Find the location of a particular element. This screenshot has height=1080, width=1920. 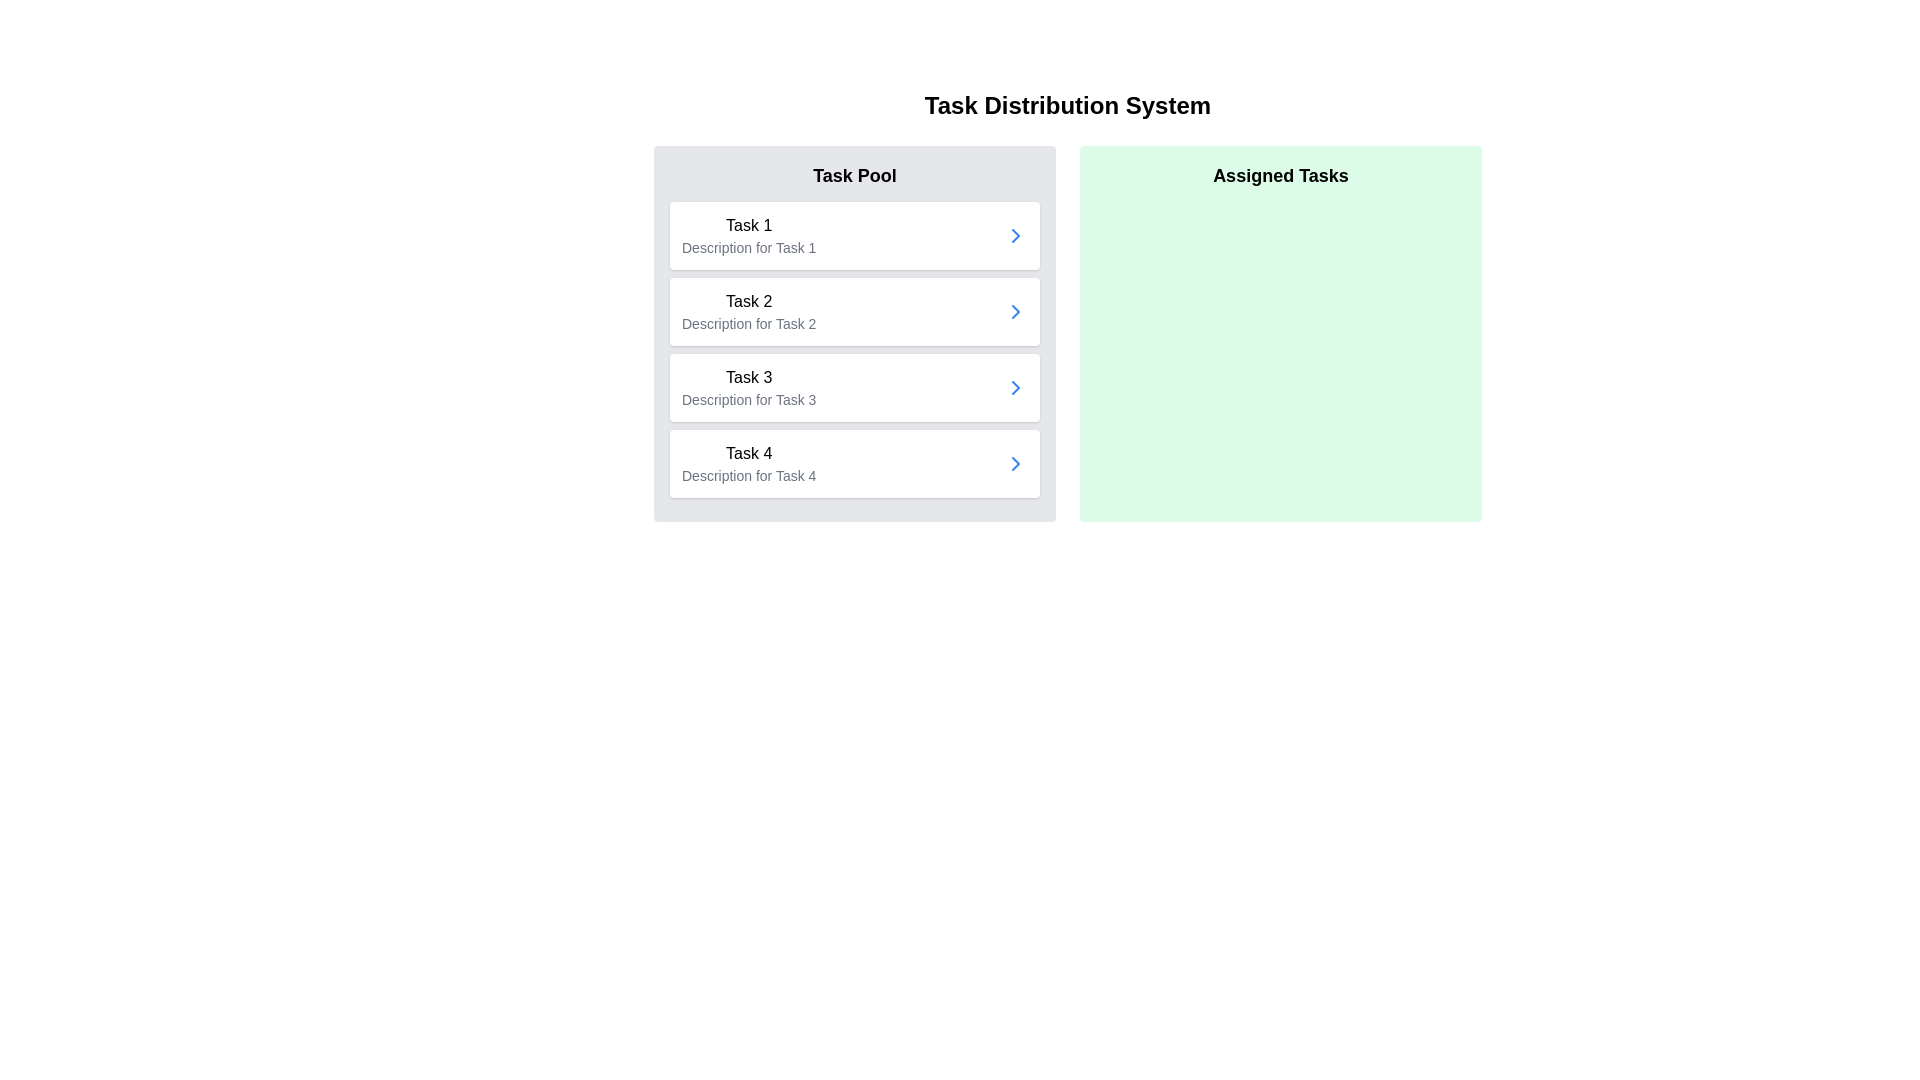

text label 'Task 3' located in the first line of the third task panel within the 'Task Pool' section is located at coordinates (748, 378).